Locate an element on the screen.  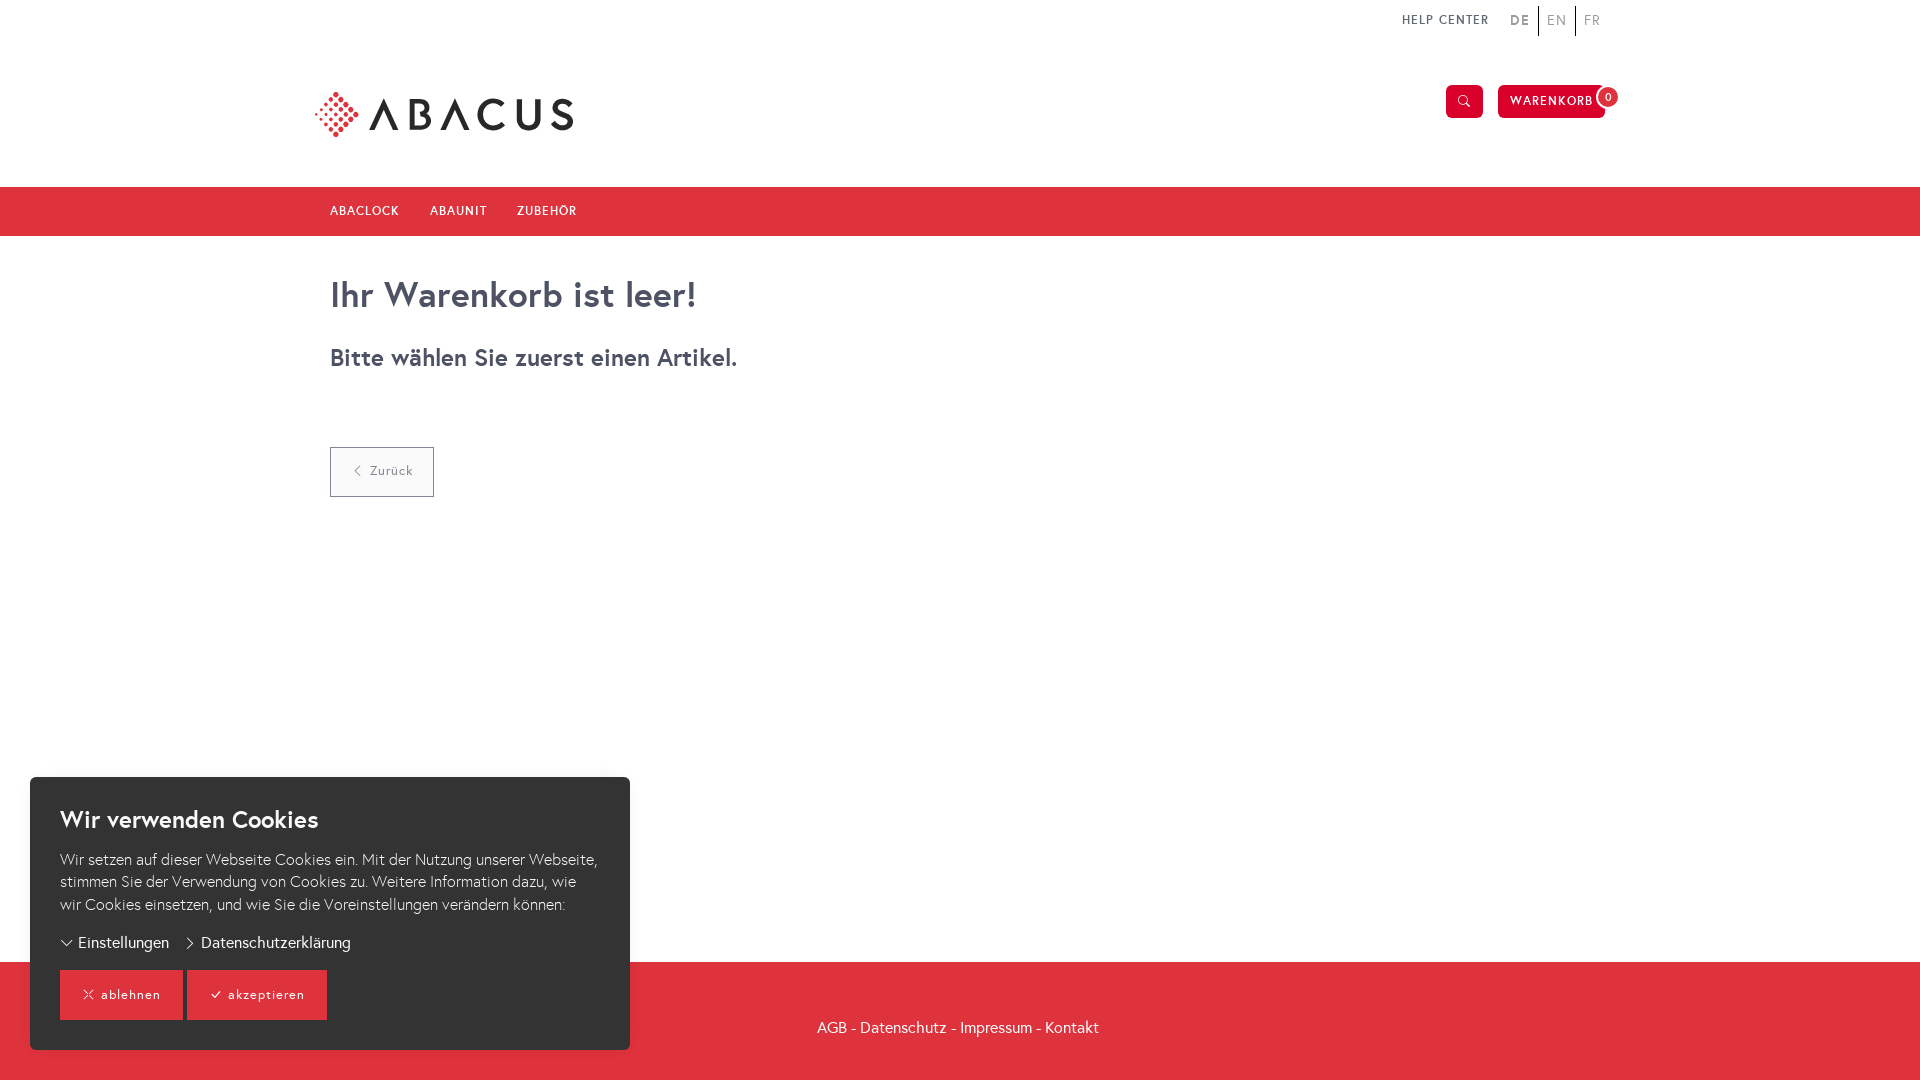
'ablehnen' is located at coordinates (120, 995).